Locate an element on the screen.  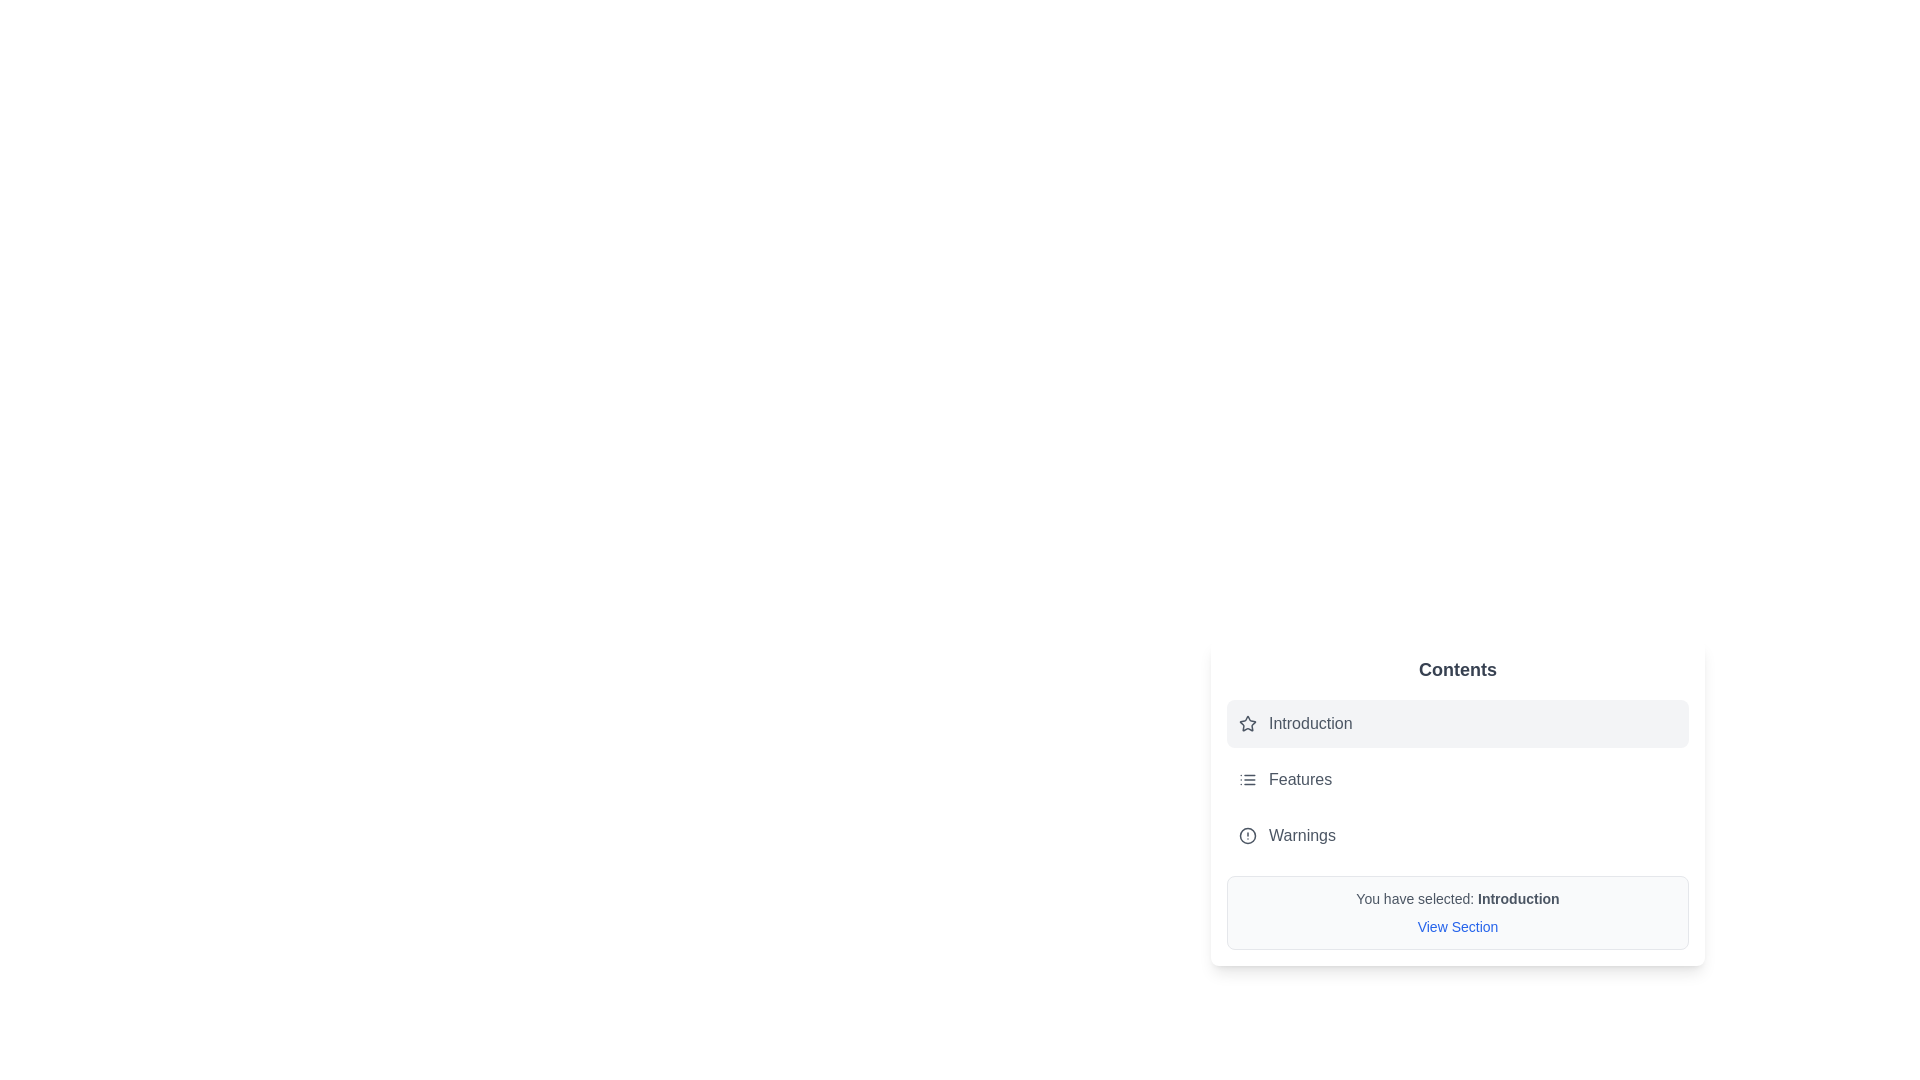
text indicating the currently selected section from the 'Contents' menu, which is embedded in the phrase 'You have selected: Introduction' is located at coordinates (1518, 897).